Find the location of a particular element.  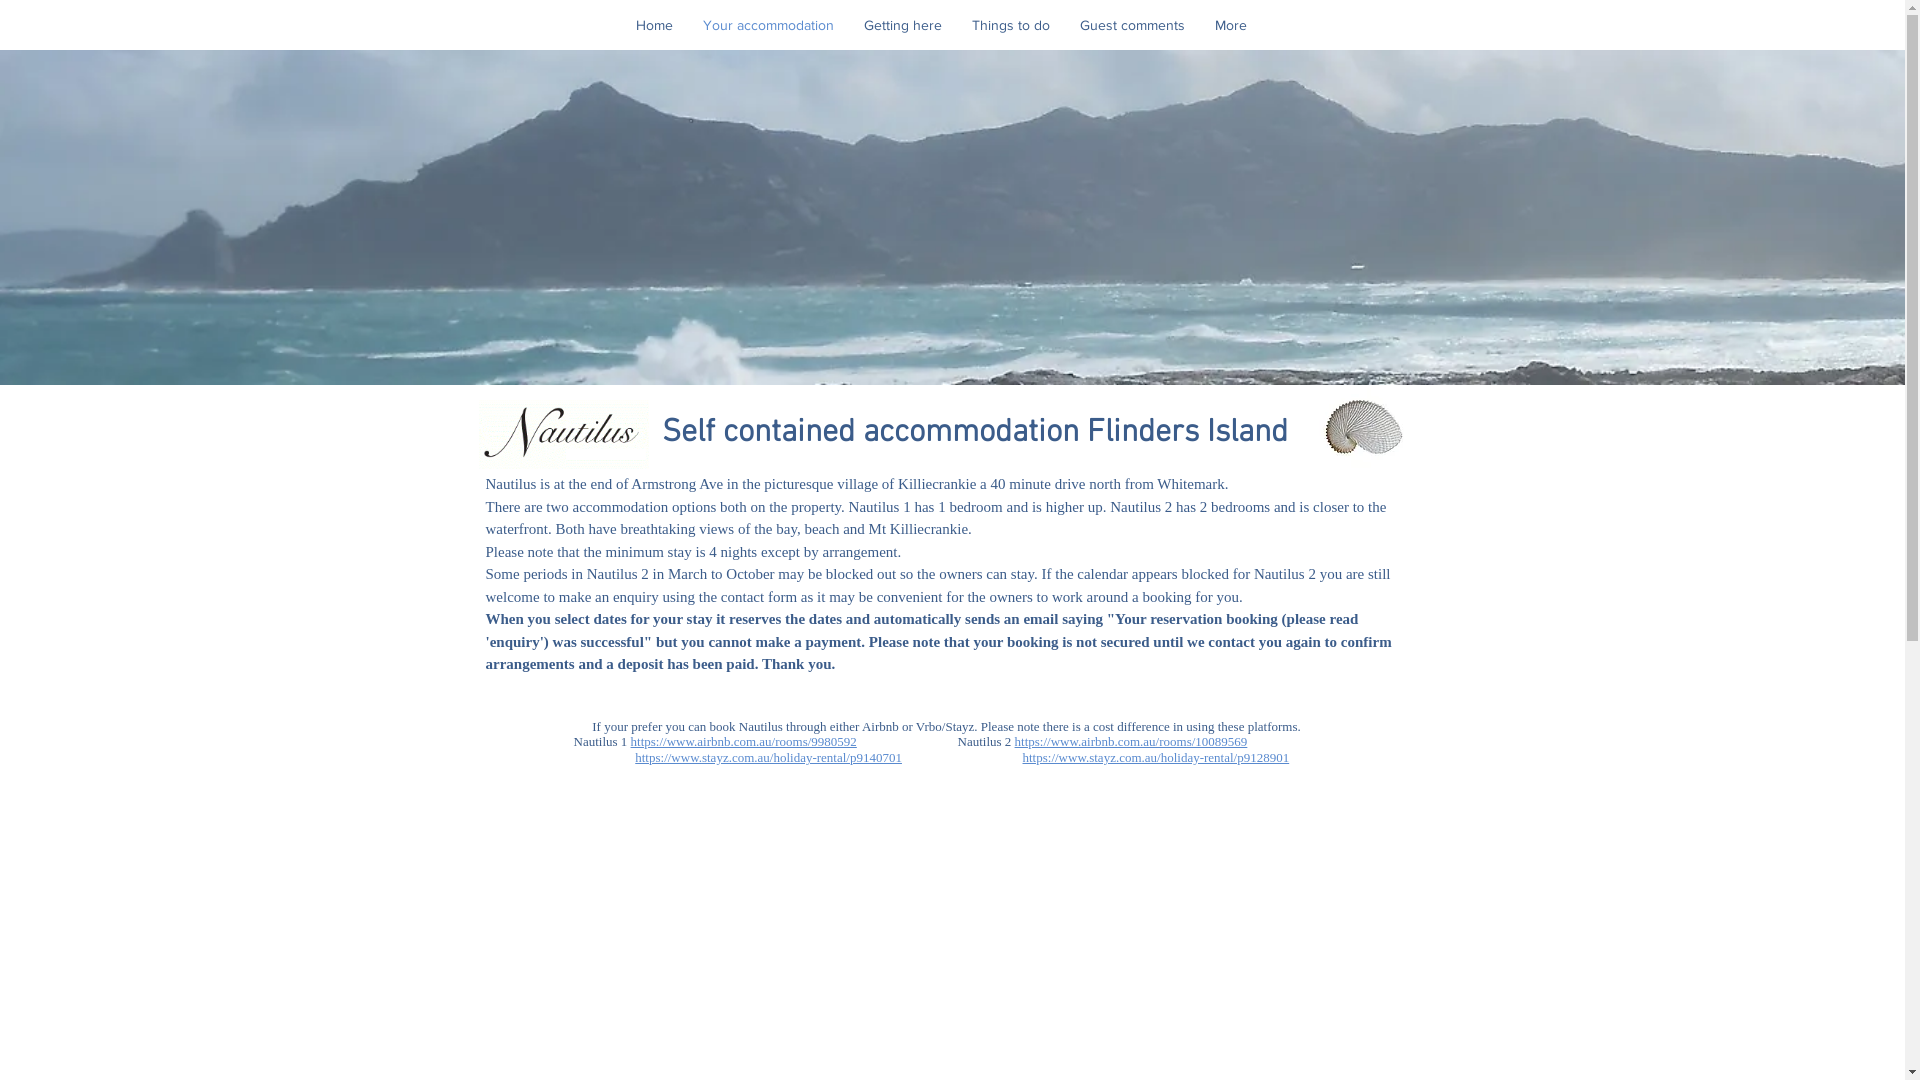

'Guest comments' is located at coordinates (1132, 24).